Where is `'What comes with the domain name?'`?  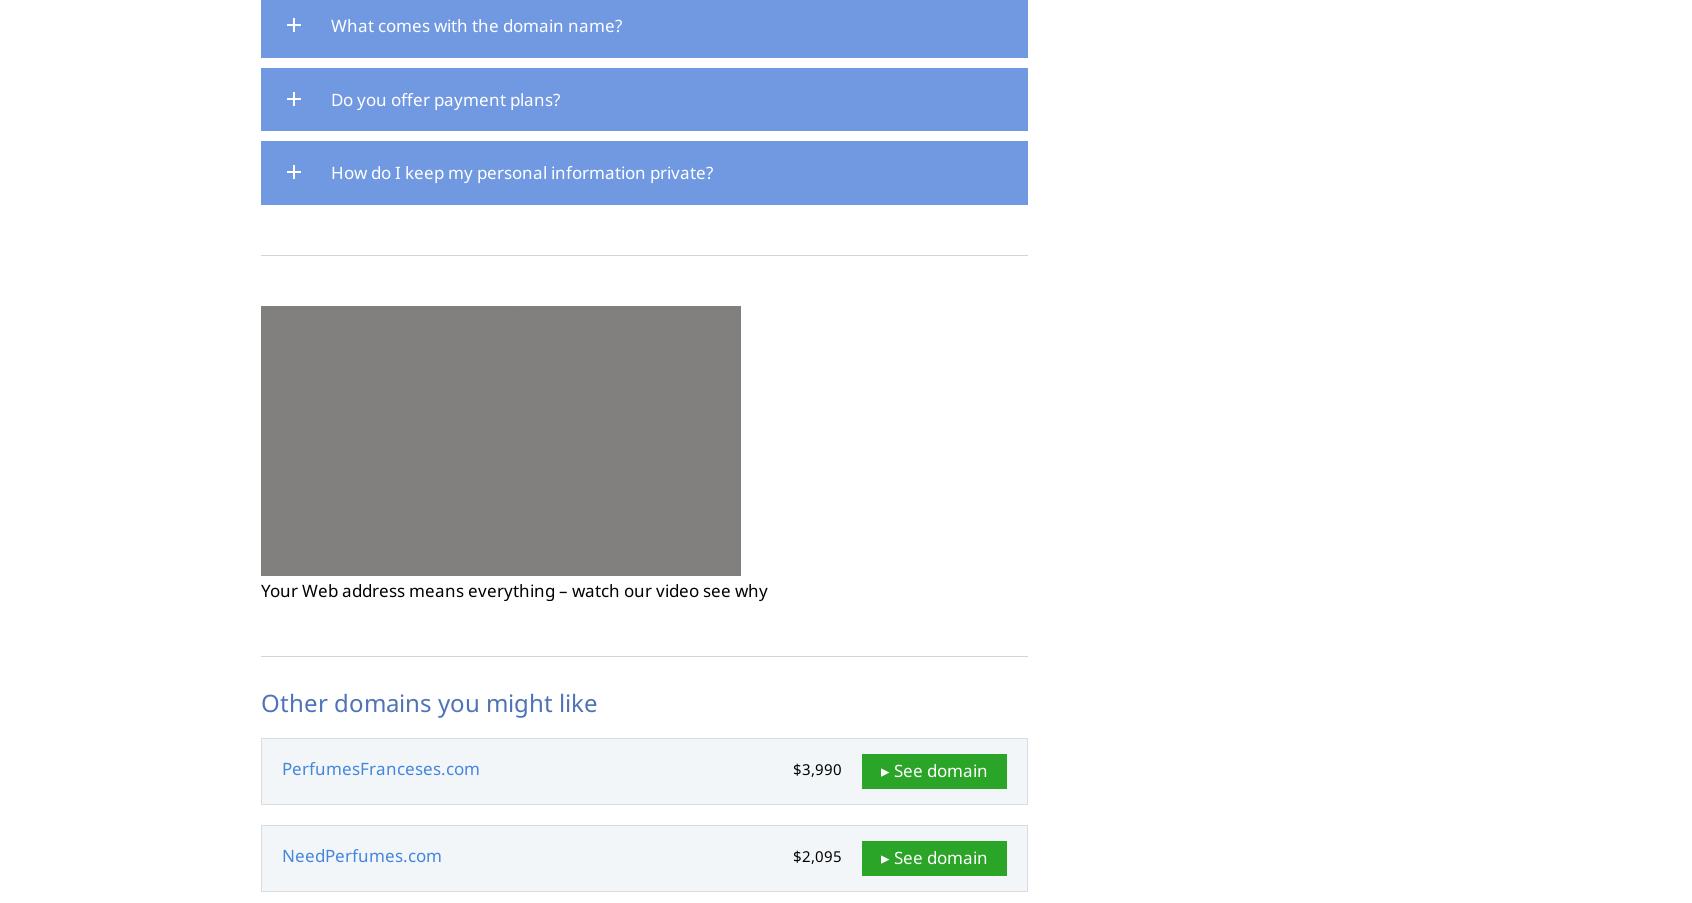 'What comes with the domain name?' is located at coordinates (475, 23).